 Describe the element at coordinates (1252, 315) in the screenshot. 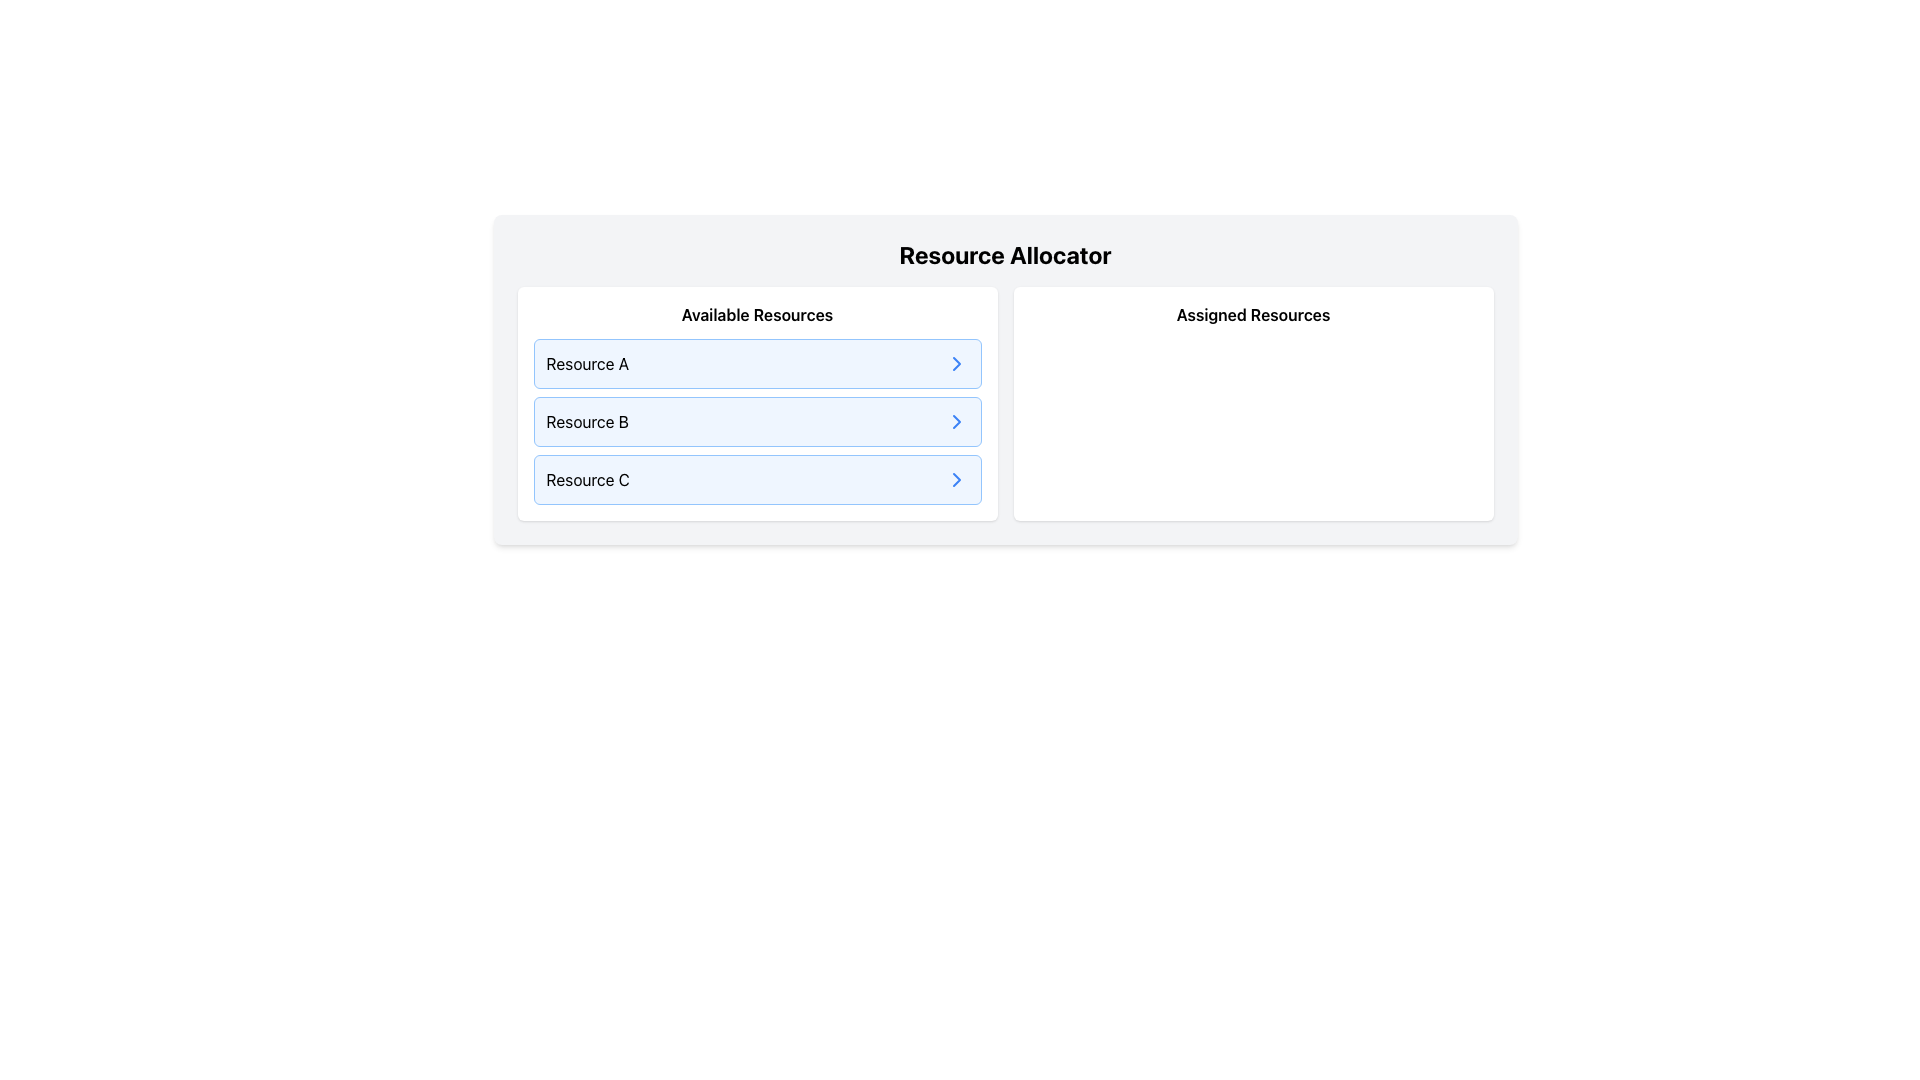

I see `the bold, centered text reading 'Assigned Resources', which is located at the top-center of a white box with rounded corners on the right-hand side of the application interface` at that location.